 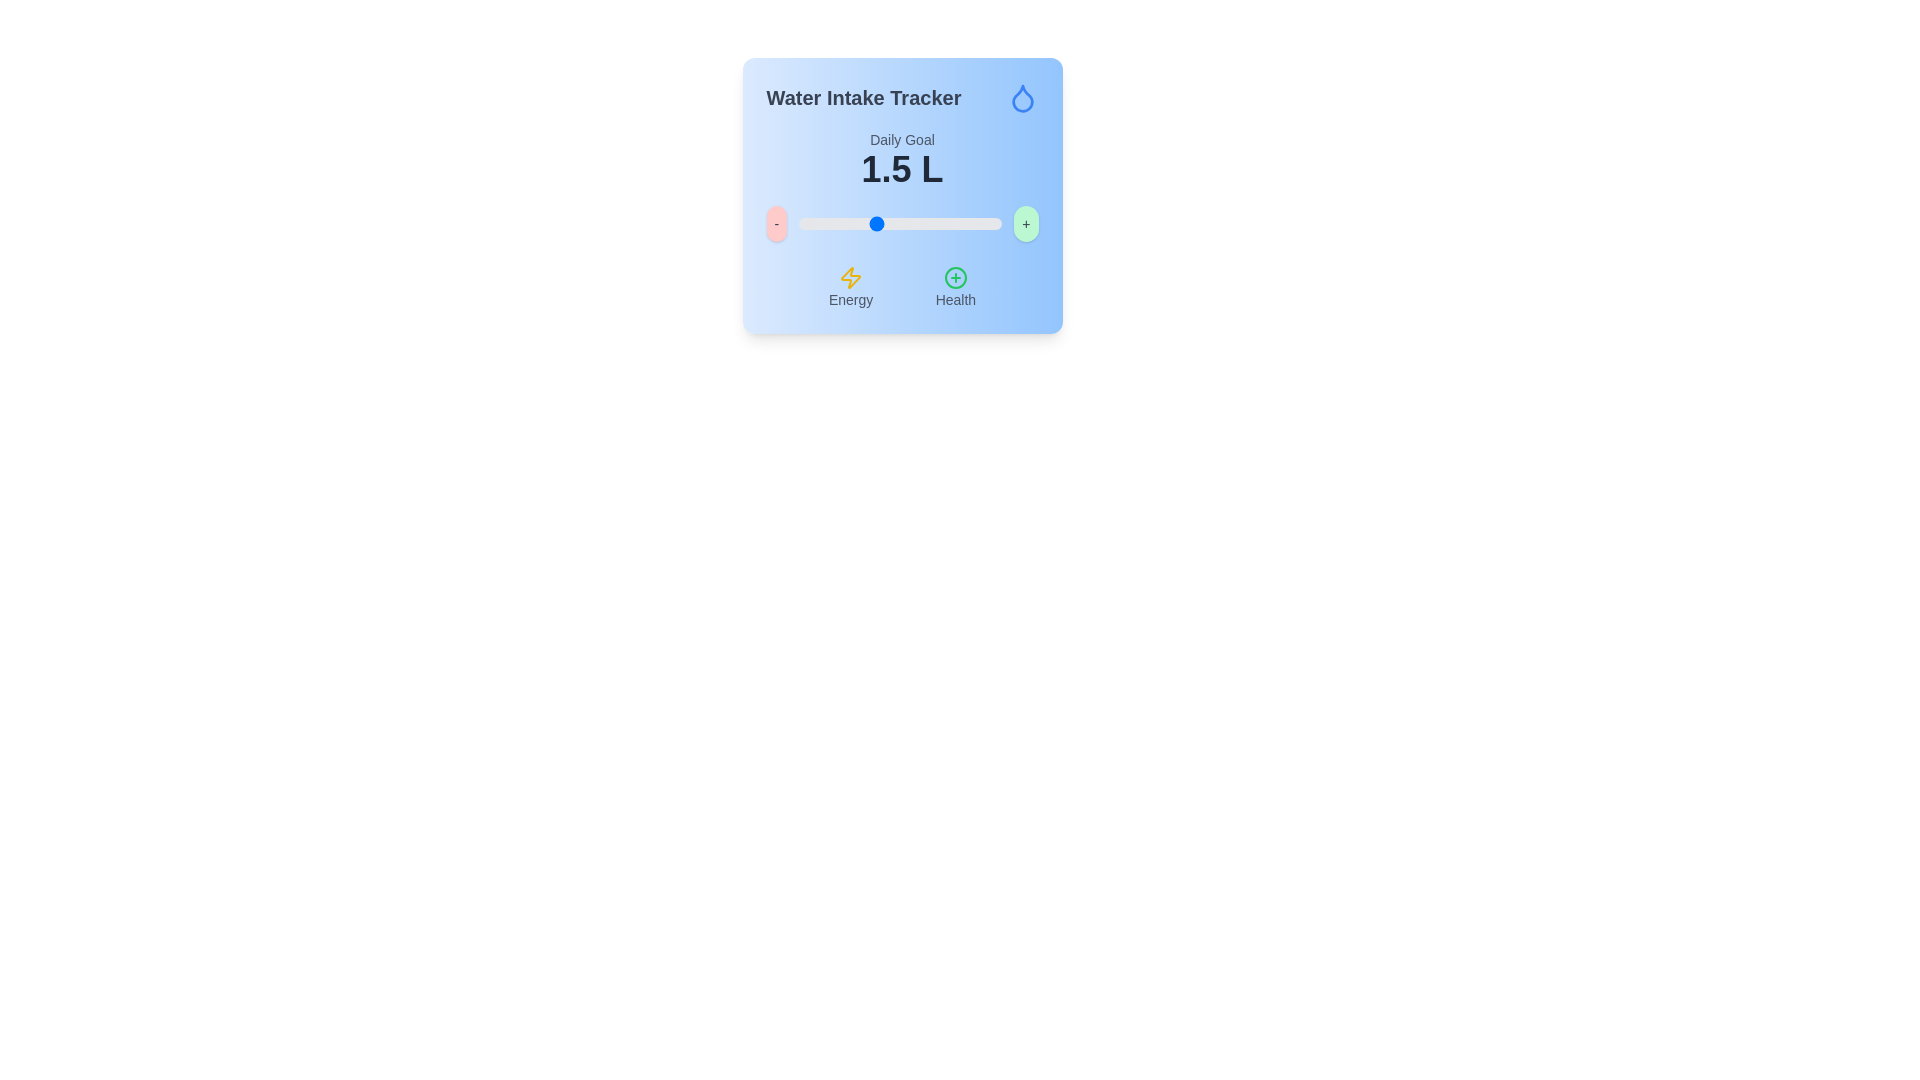 I want to click on the minus button with a red background and gray text to decrease the slider value, so click(x=775, y=223).